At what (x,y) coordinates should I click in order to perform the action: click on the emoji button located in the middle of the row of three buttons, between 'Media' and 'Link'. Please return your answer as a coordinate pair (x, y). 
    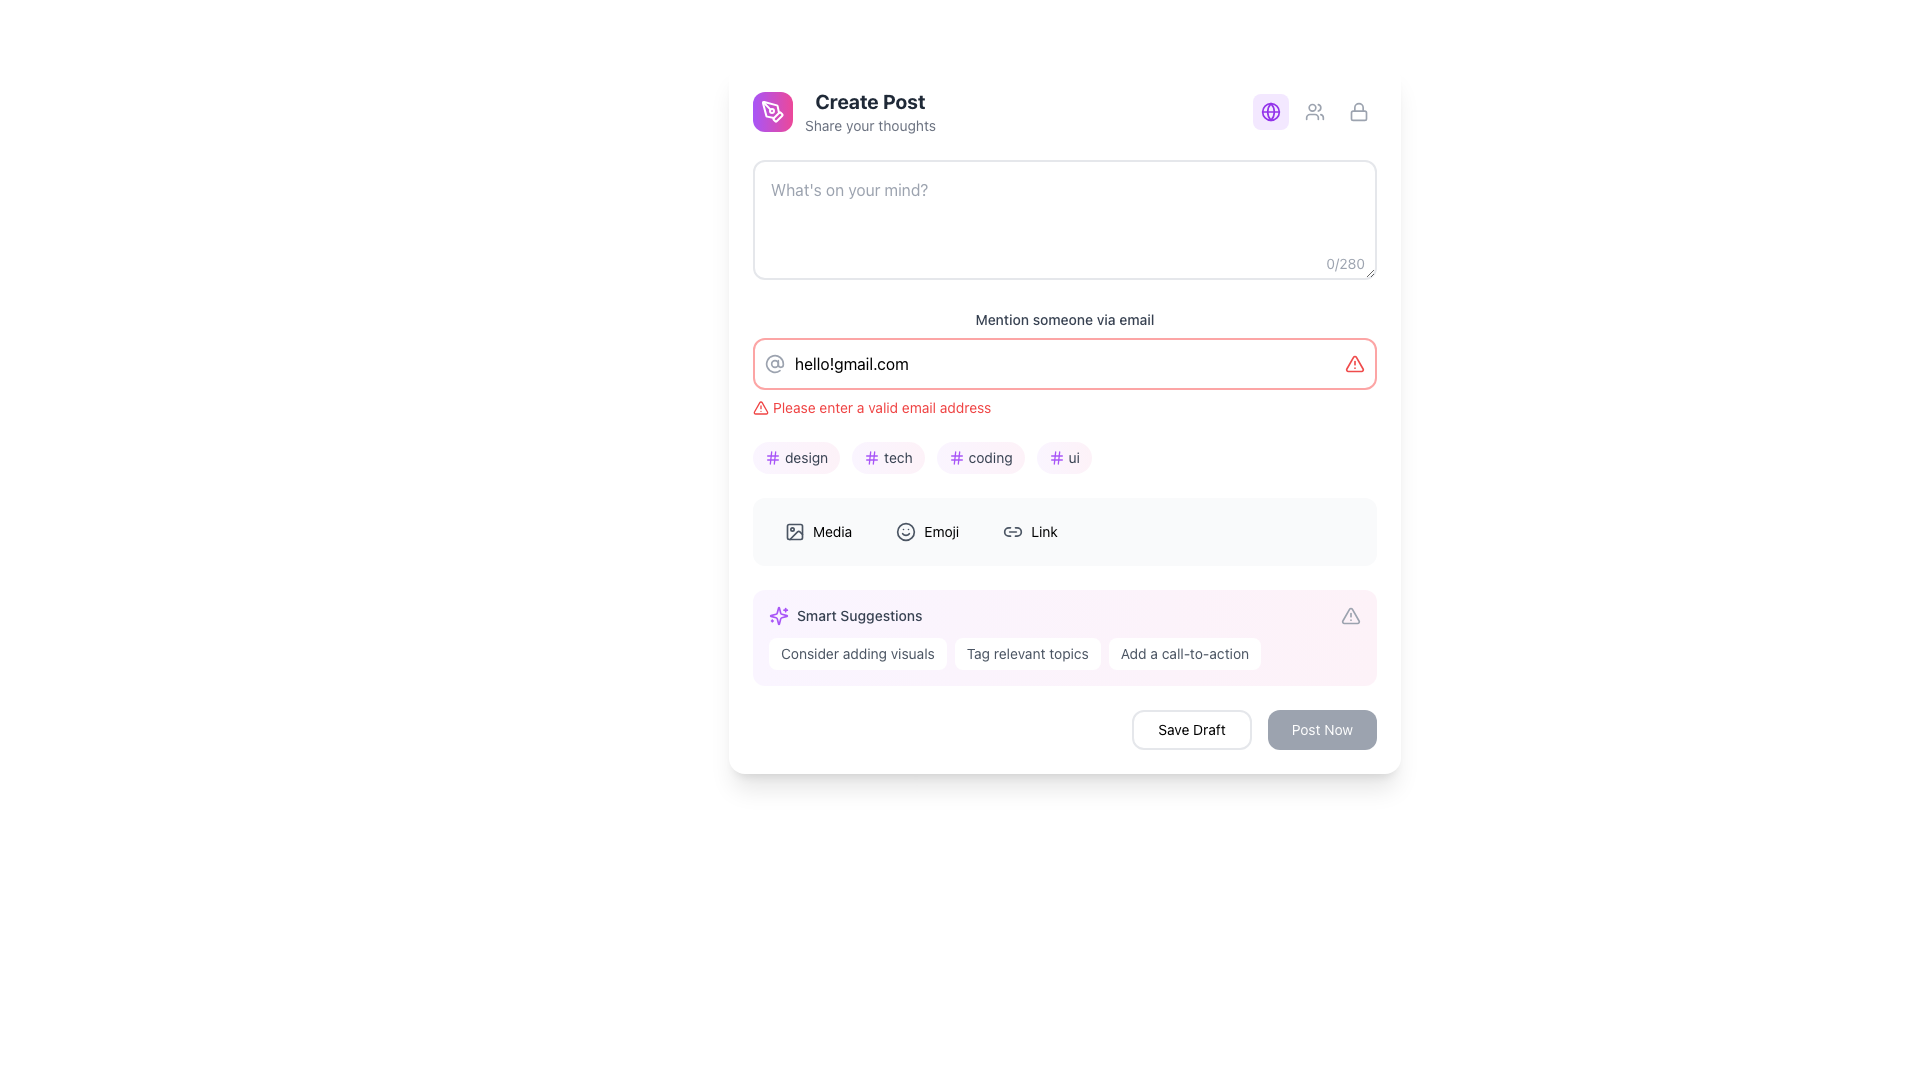
    Looking at the image, I should click on (926, 531).